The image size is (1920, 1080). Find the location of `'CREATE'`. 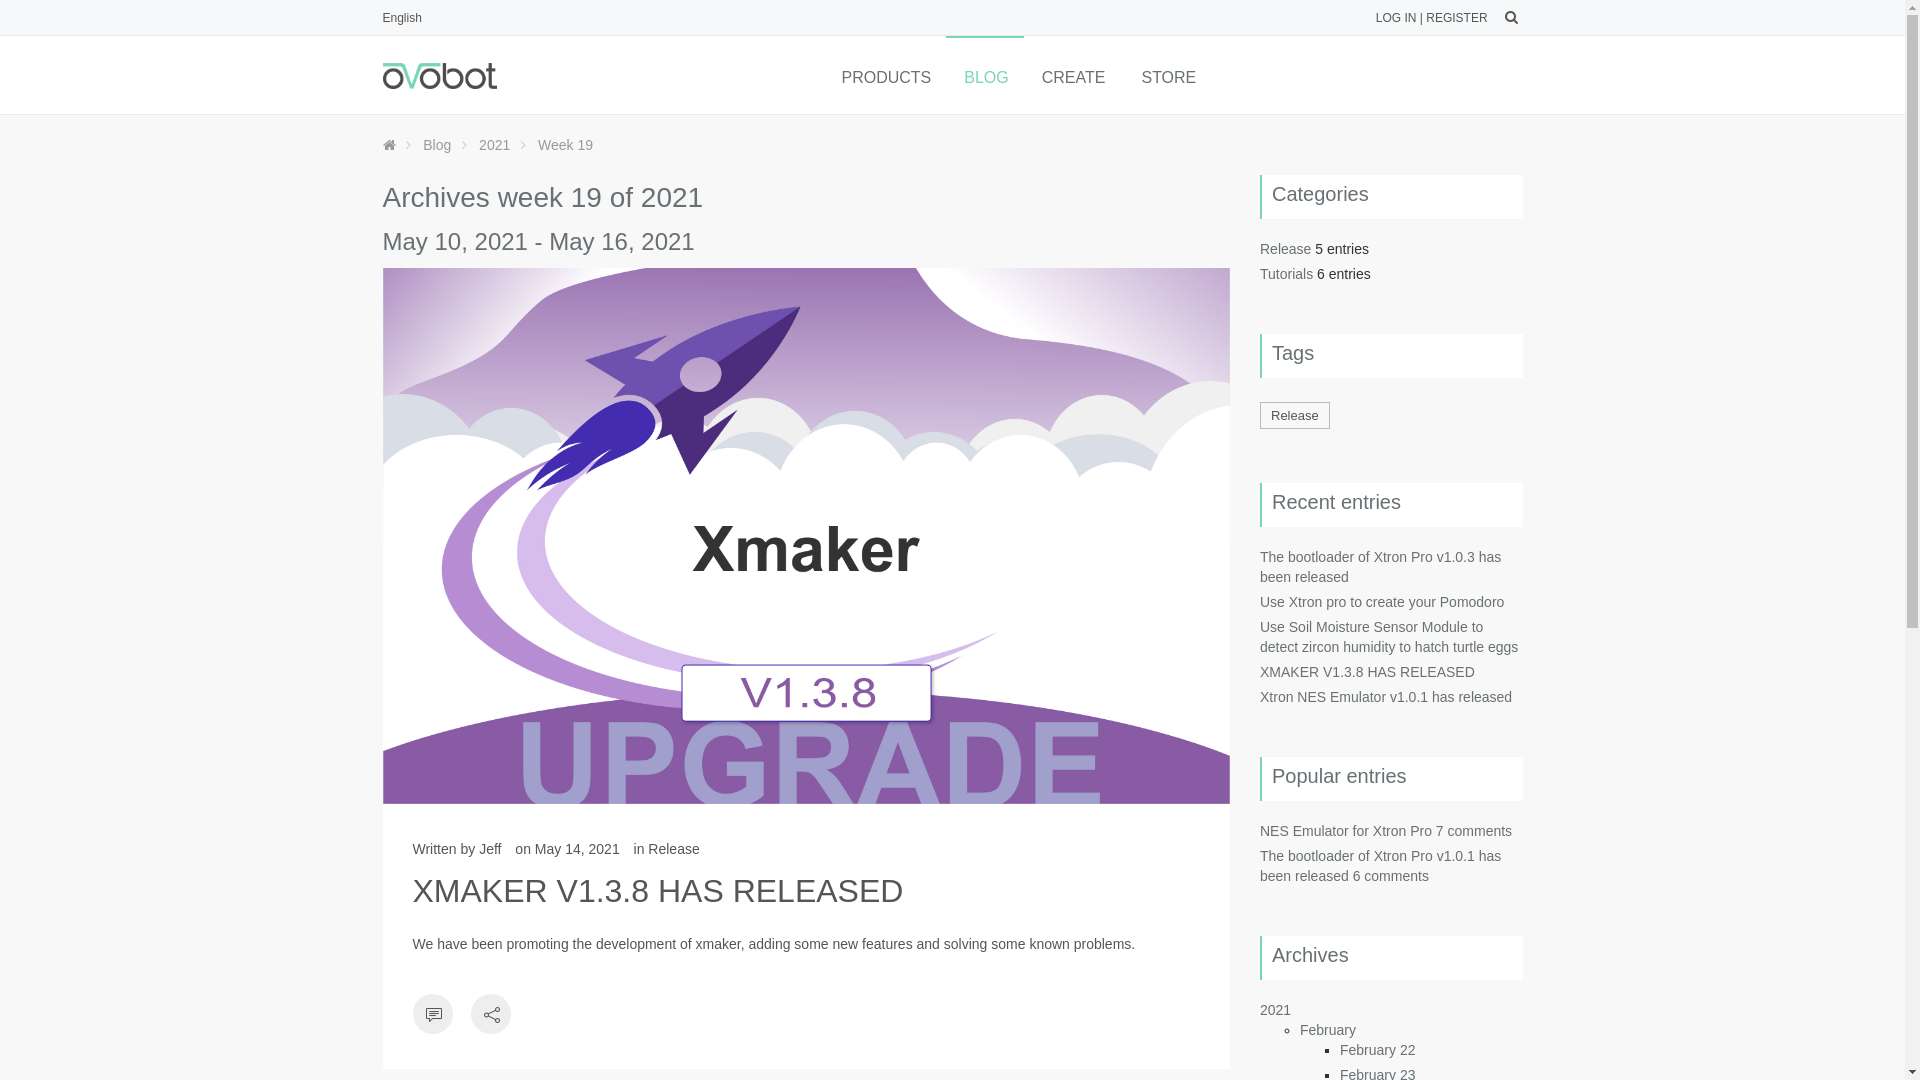

'CREATE' is located at coordinates (1023, 73).